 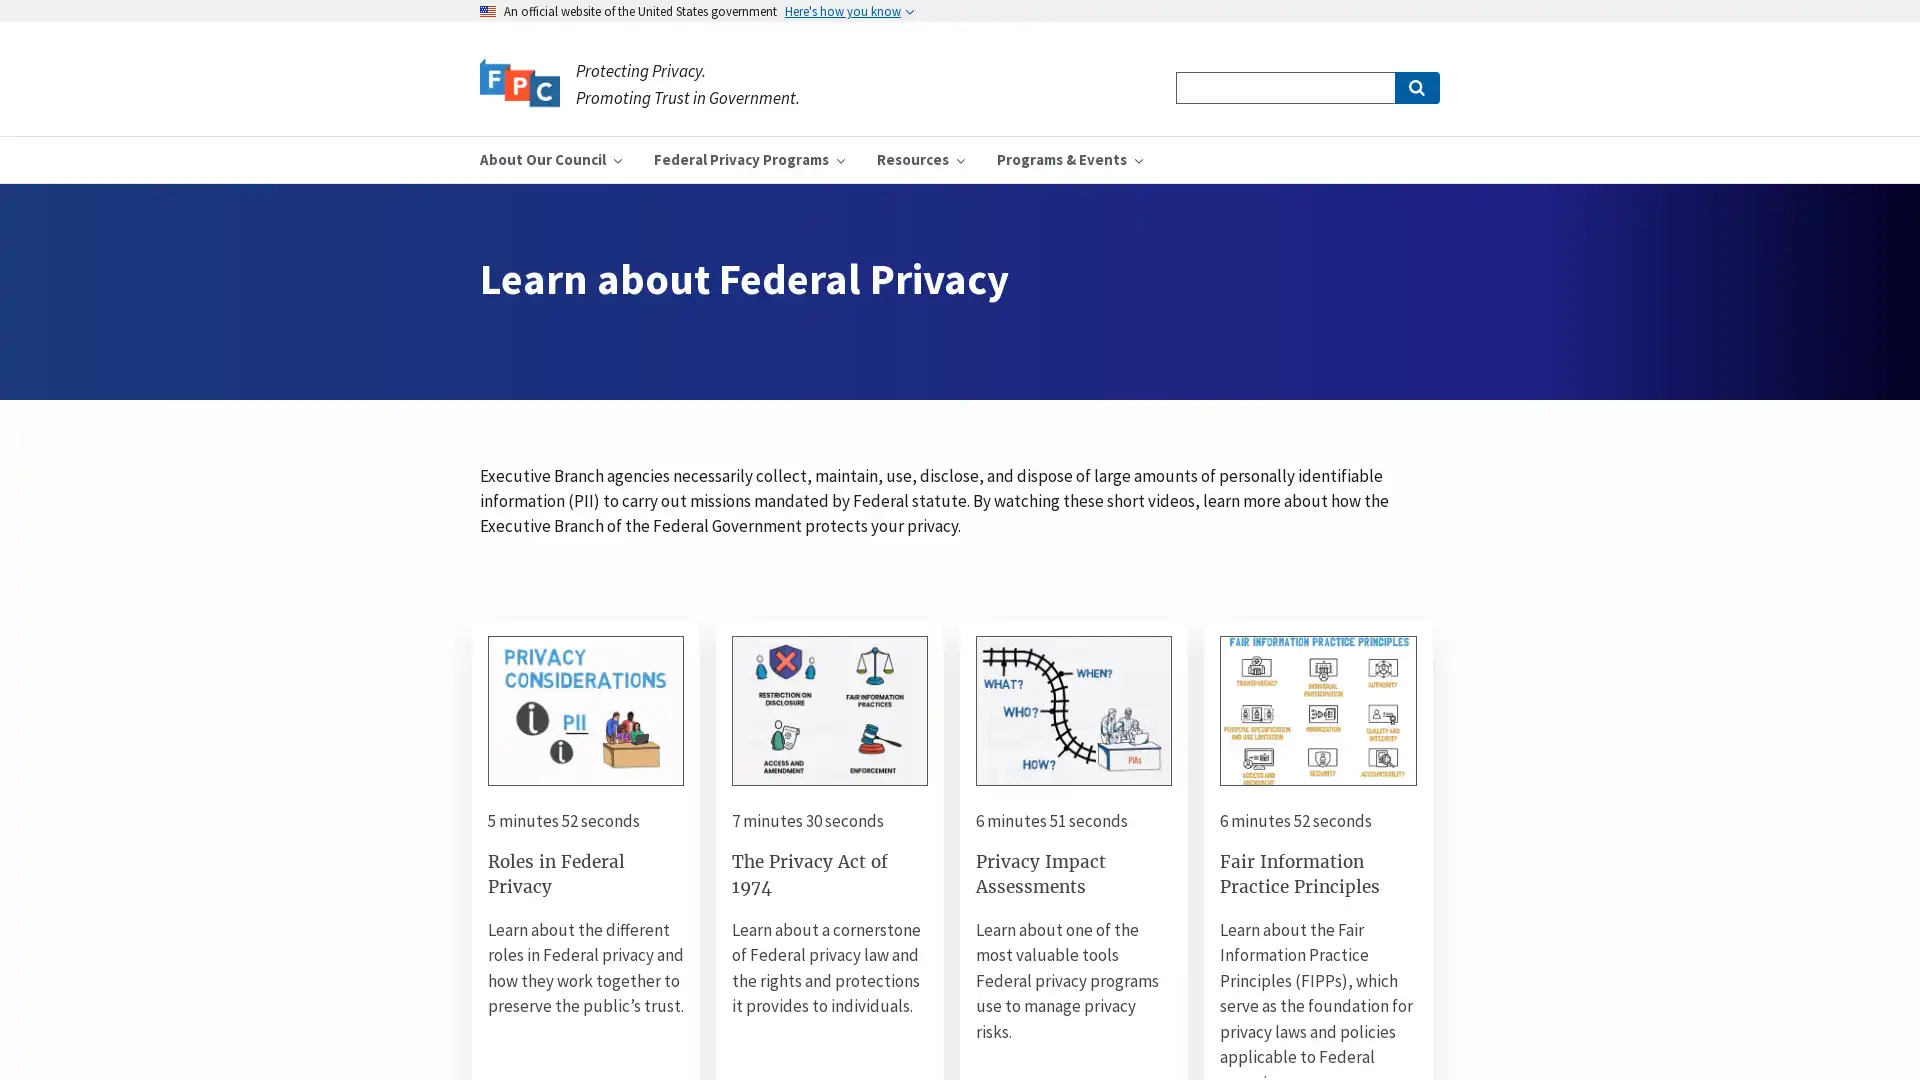 I want to click on Resources, so click(x=920, y=158).